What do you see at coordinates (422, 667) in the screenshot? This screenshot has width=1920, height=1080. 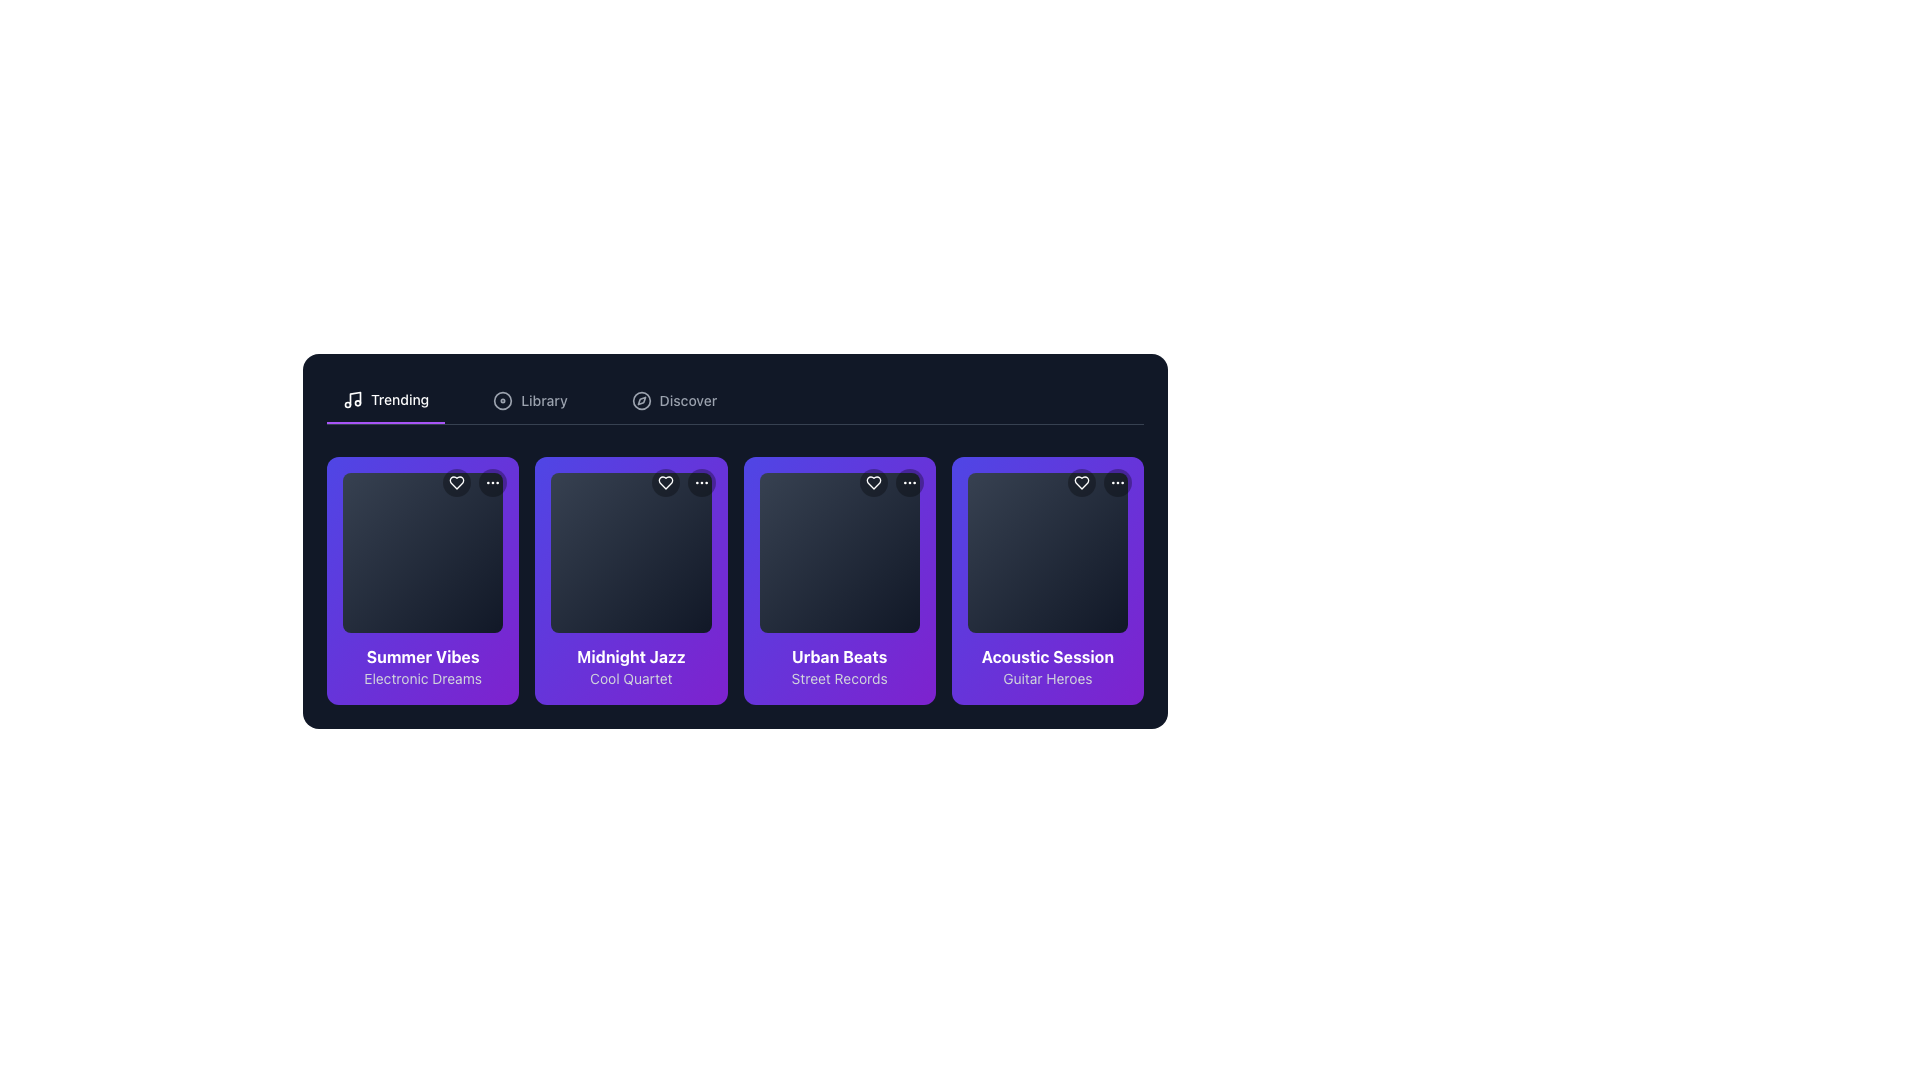 I see `the Text Display Block that provides the title and description of the card, located within a purple rounded rectangular card at the top left of a grid layout` at bounding box center [422, 667].